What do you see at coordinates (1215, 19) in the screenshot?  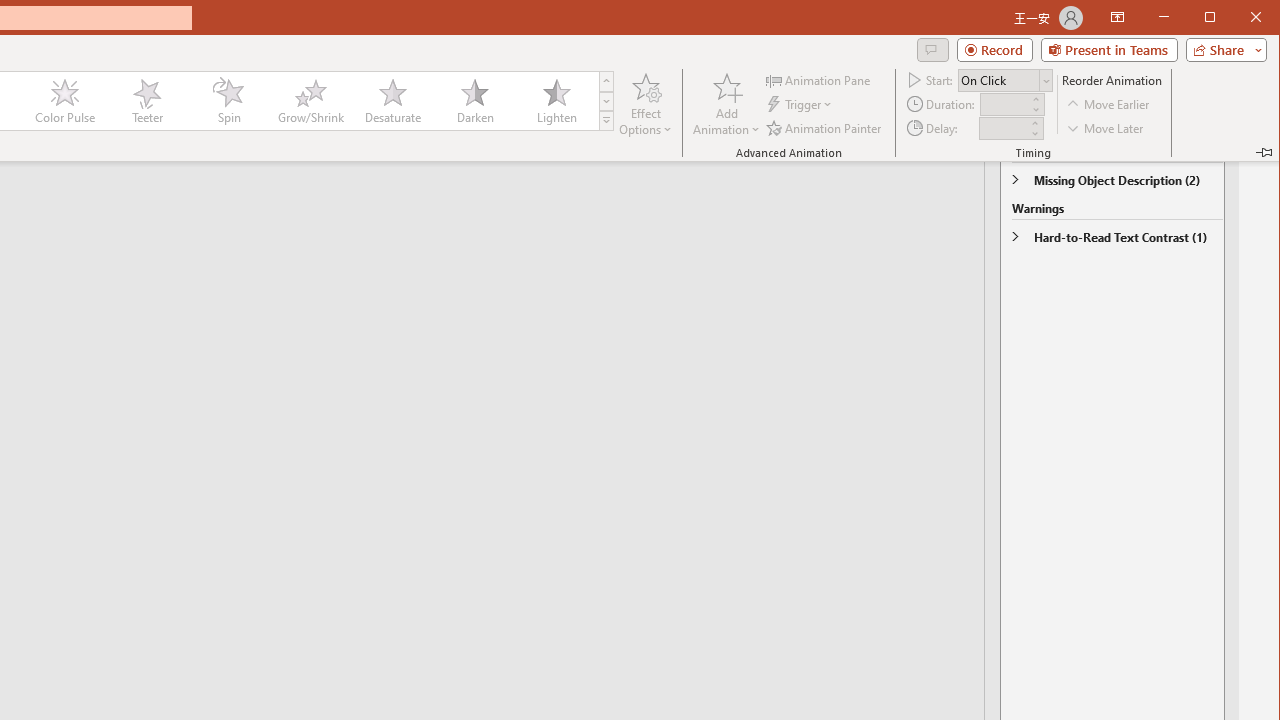 I see `'Minimize'` at bounding box center [1215, 19].